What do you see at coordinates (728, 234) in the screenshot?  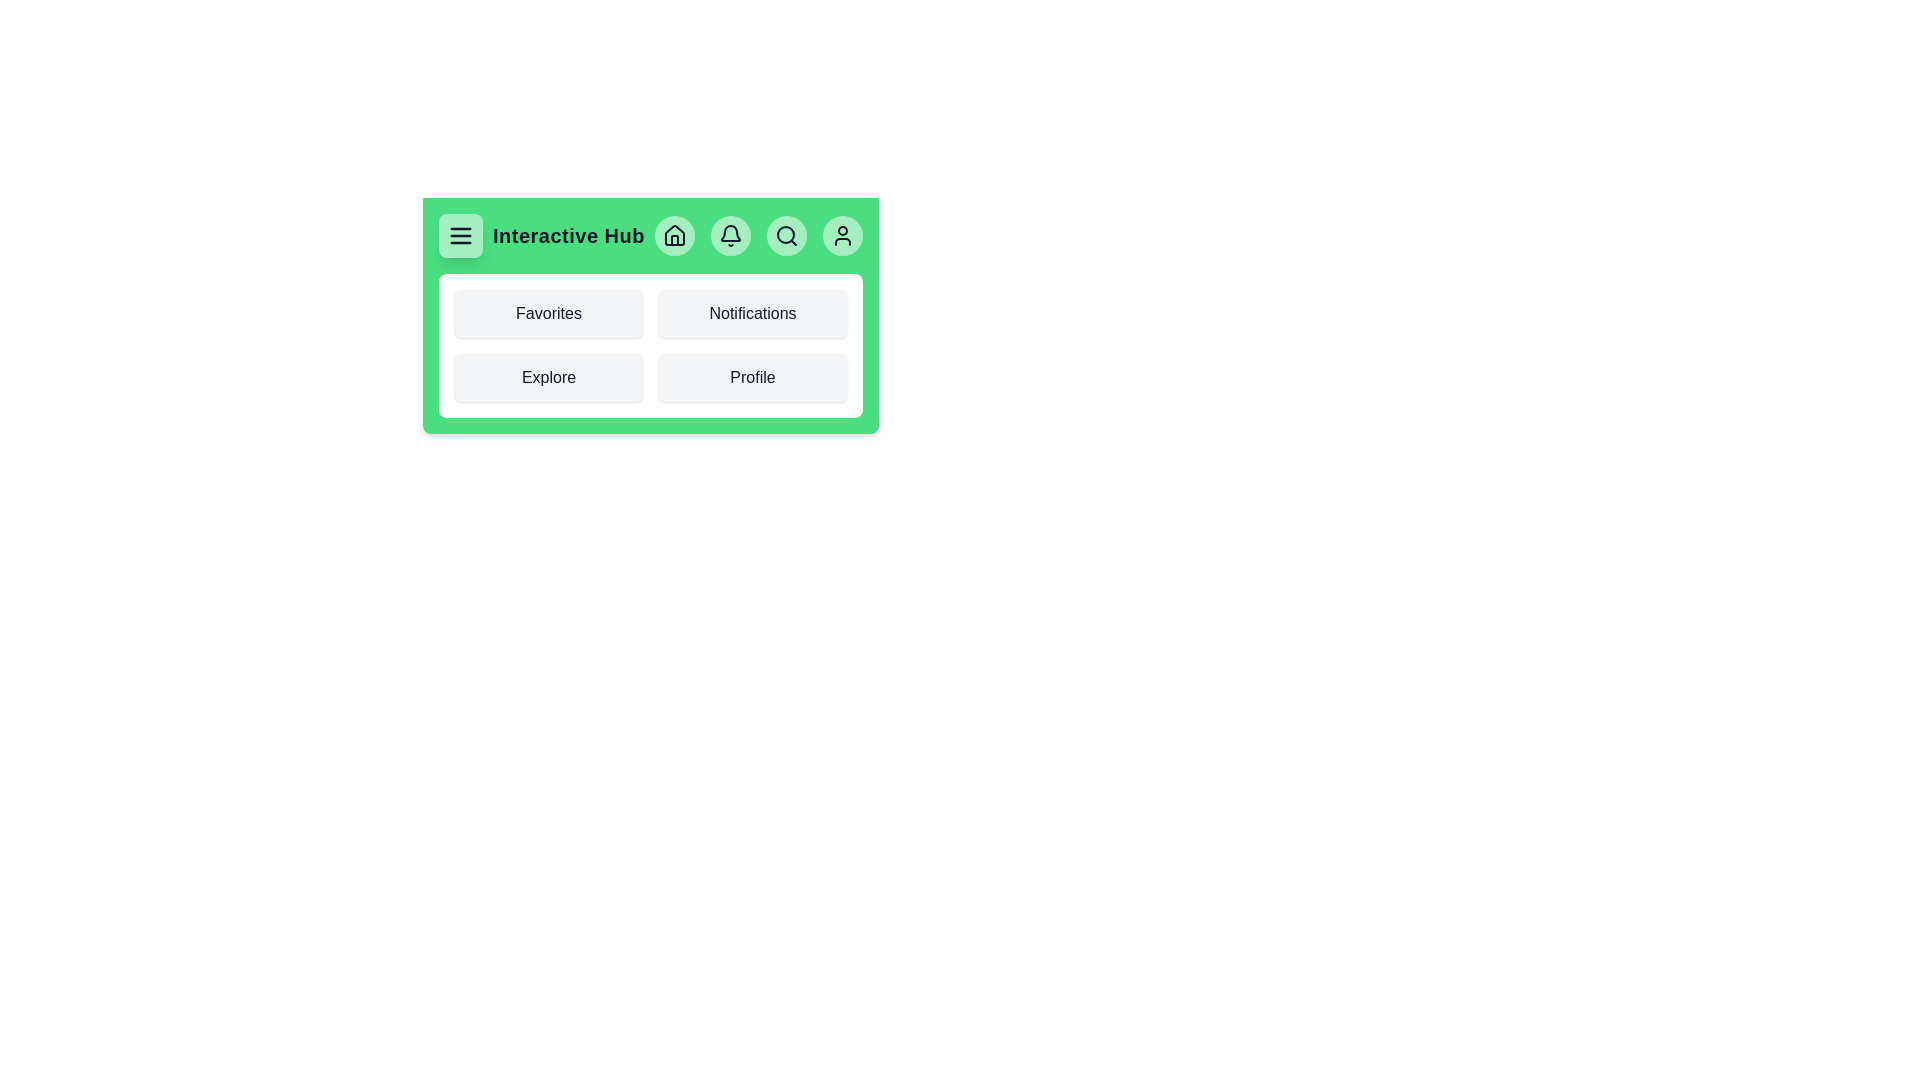 I see `the interactive element Bell Button` at bounding box center [728, 234].